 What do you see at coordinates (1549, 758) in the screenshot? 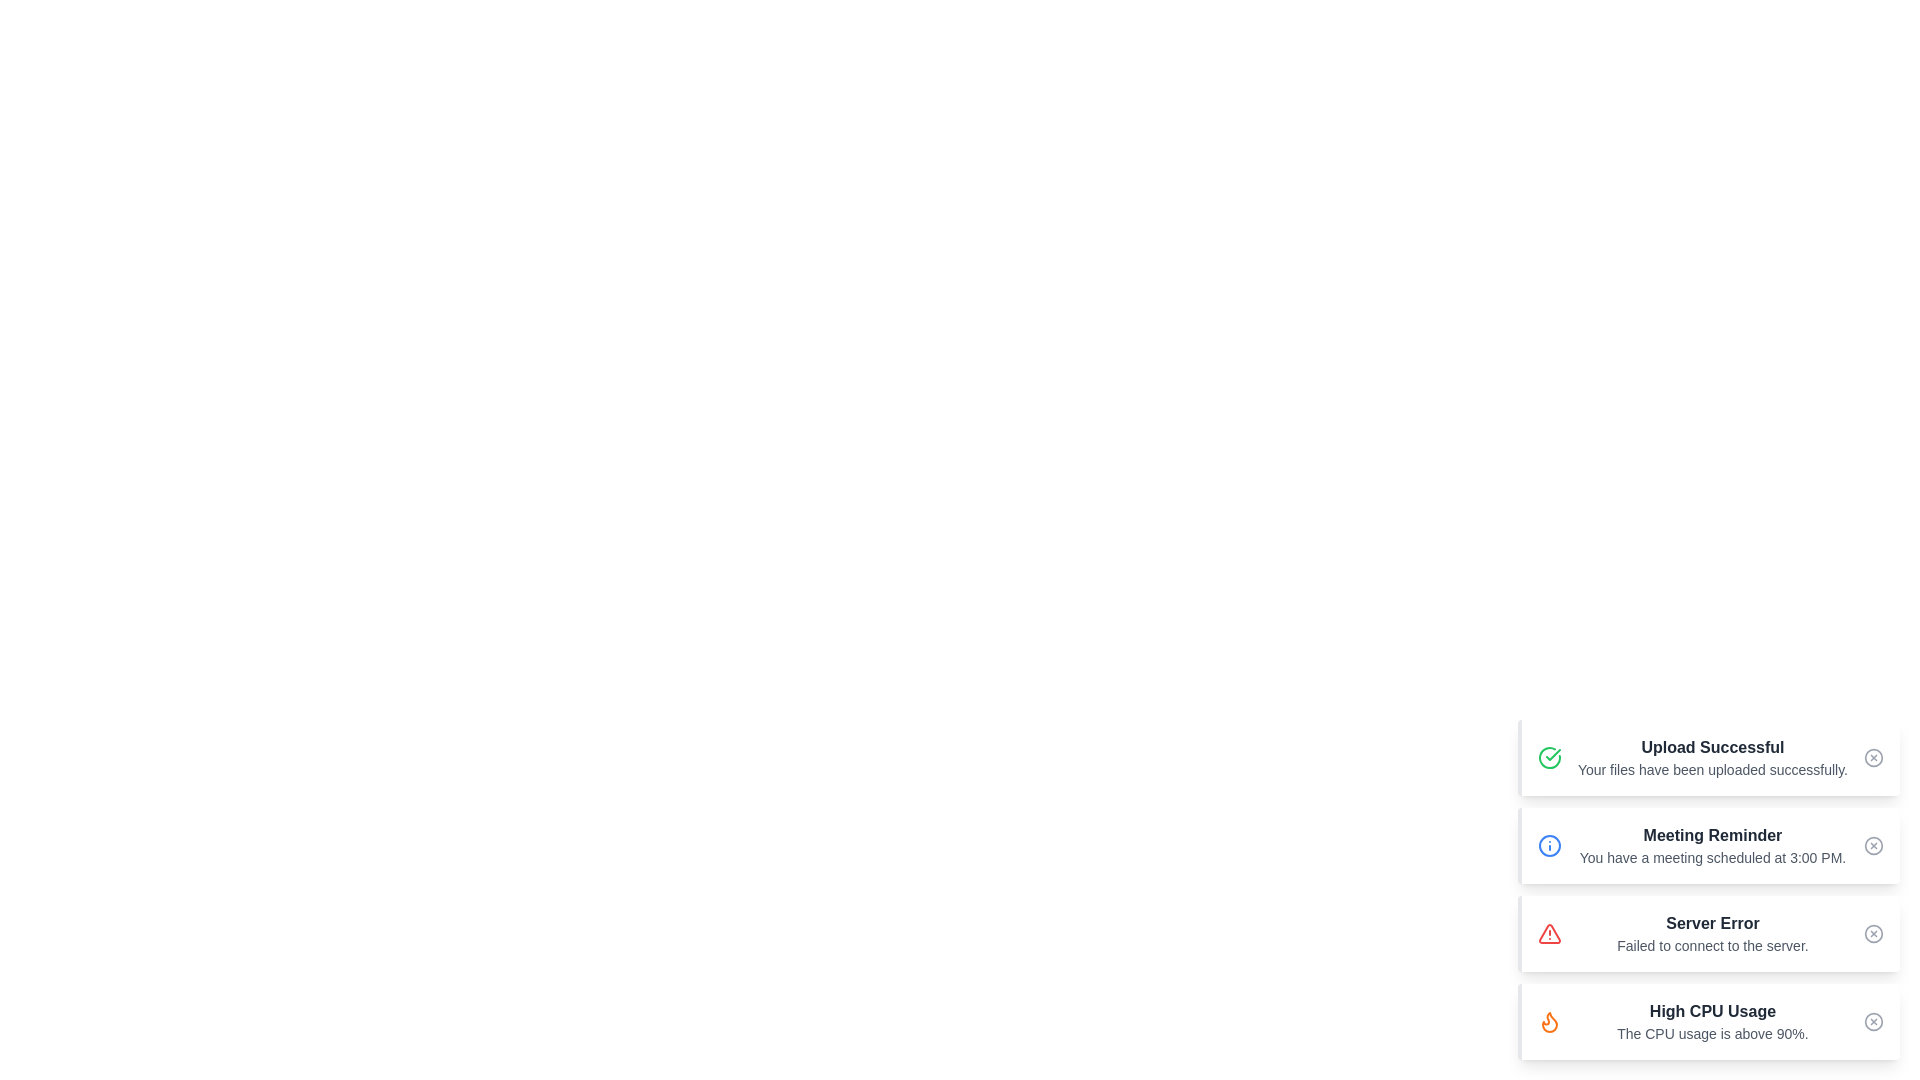
I see `the icon of the alert titled 'Upload Successful'` at bounding box center [1549, 758].